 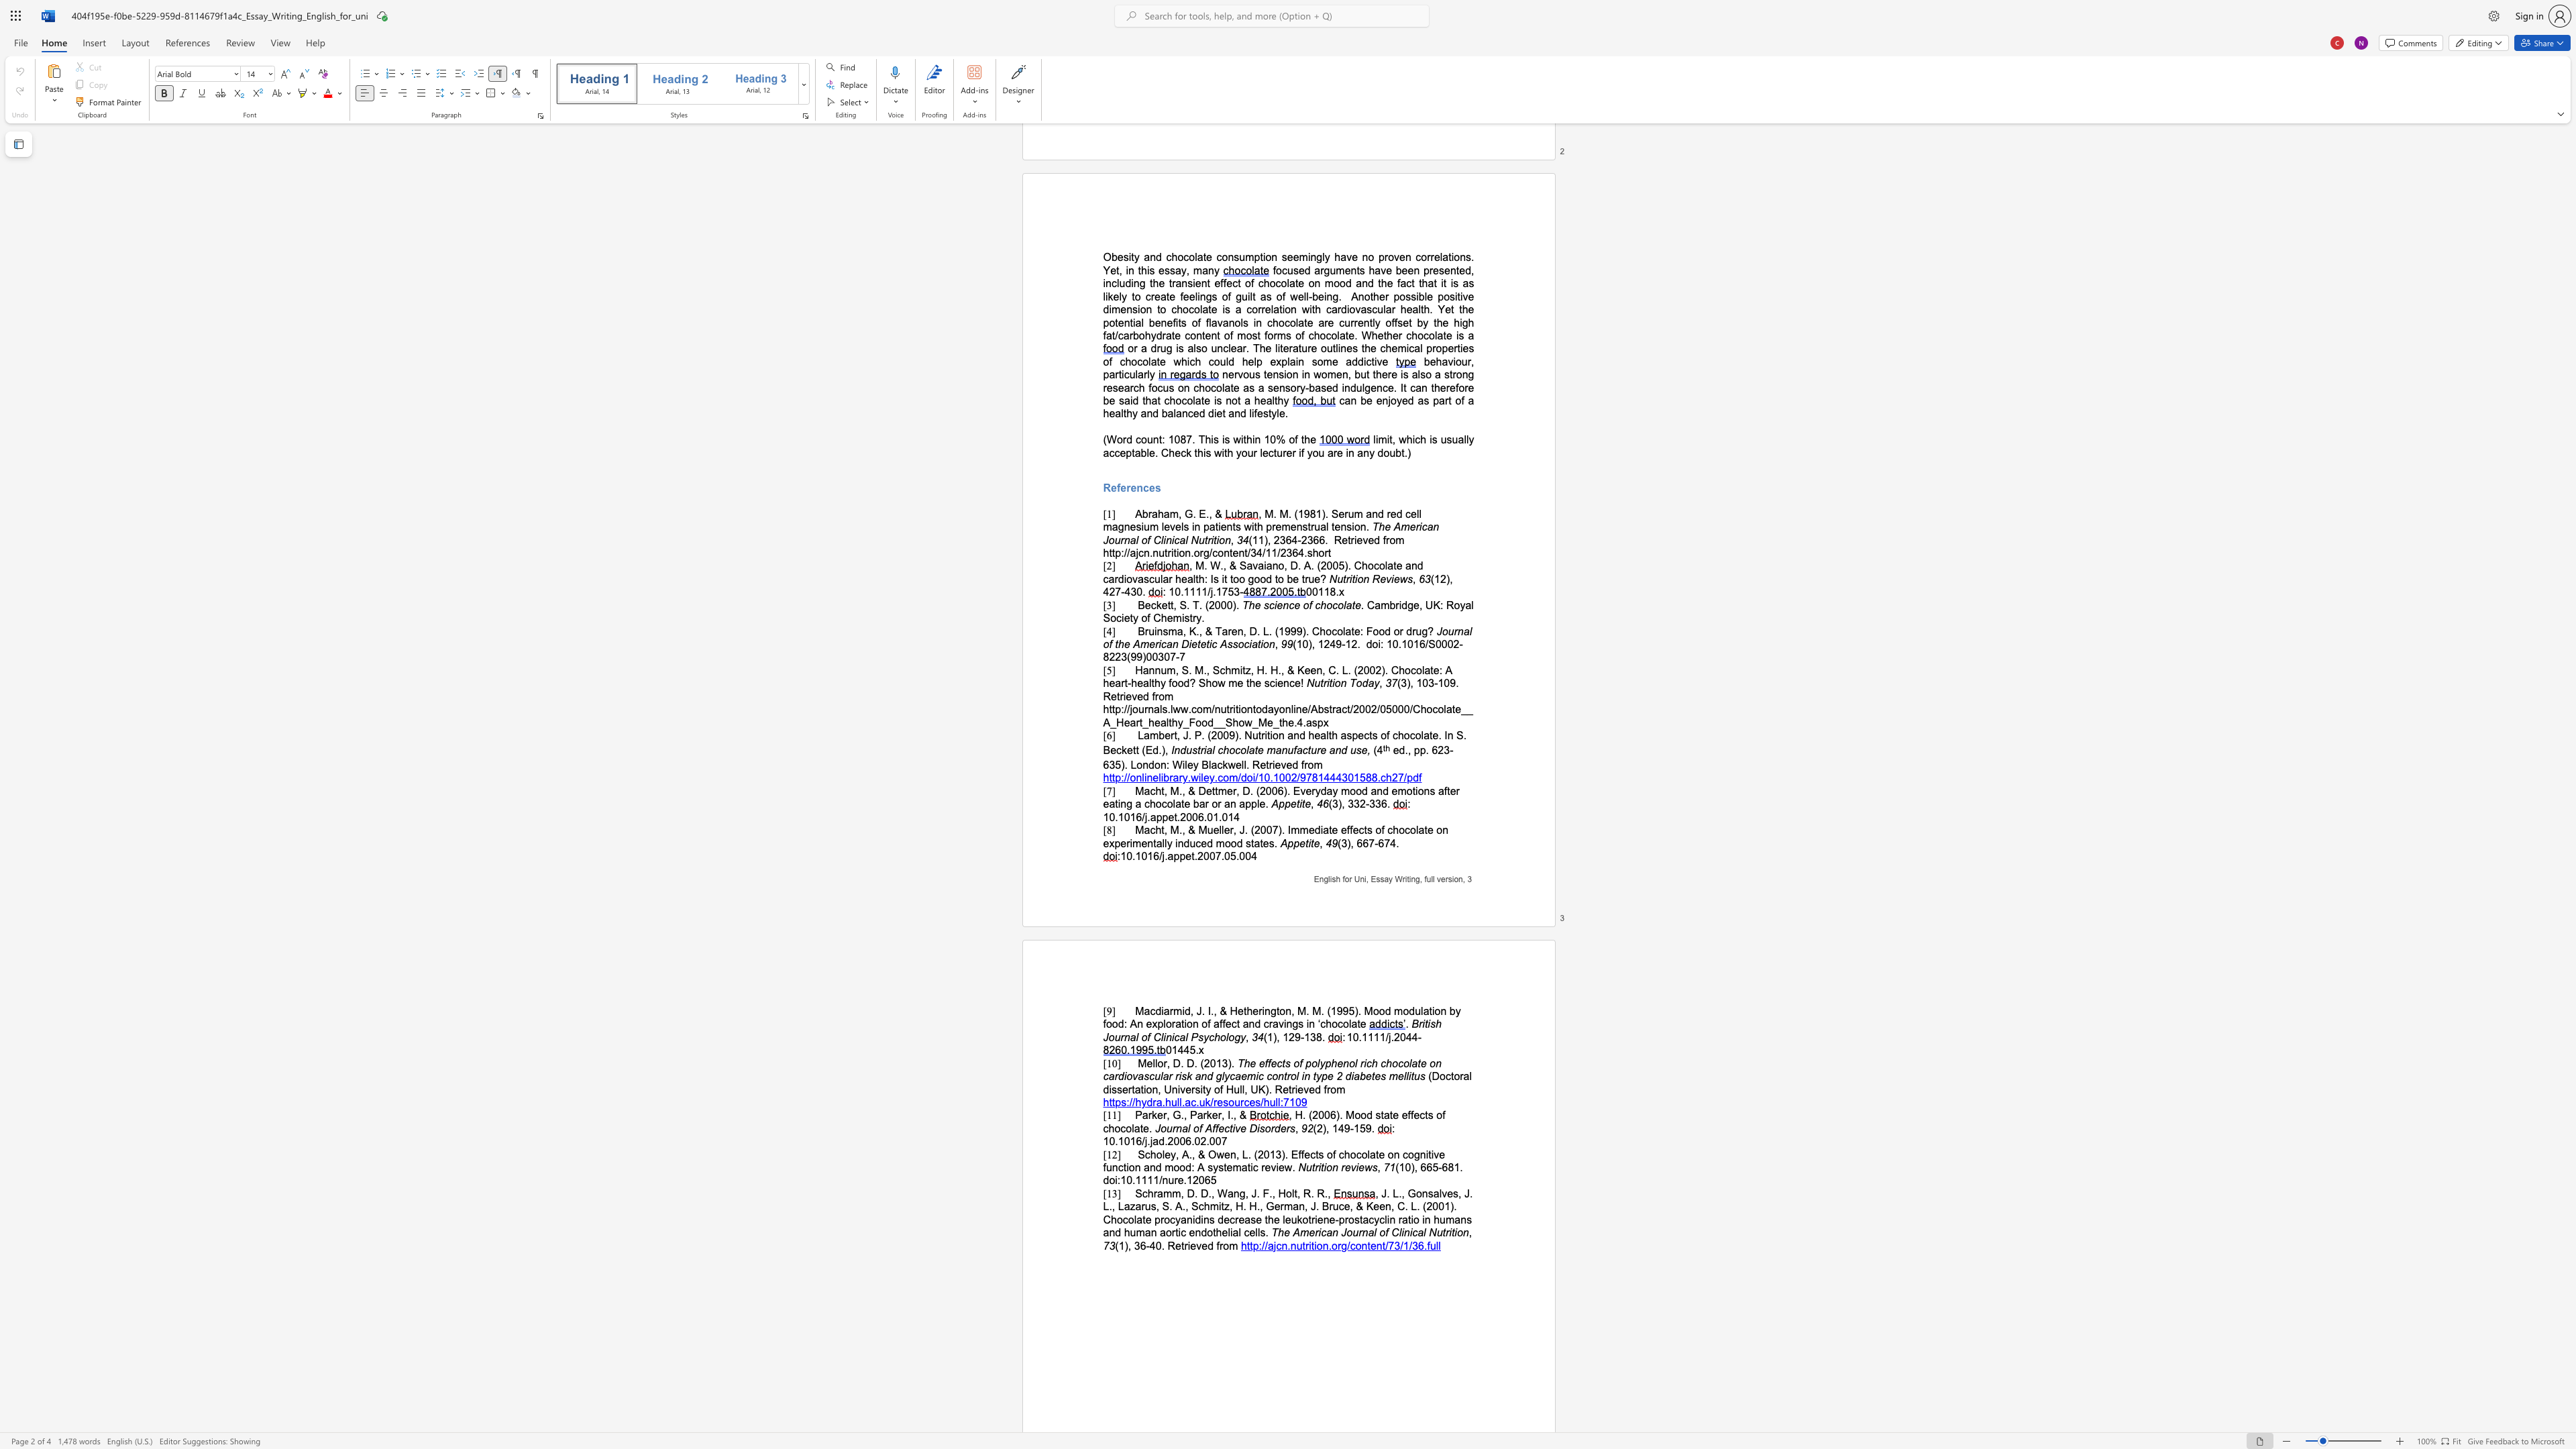 What do you see at coordinates (1207, 1244) in the screenshot?
I see `the subset text "d from" within the text "(1), 36-40. Retrieved from"` at bounding box center [1207, 1244].